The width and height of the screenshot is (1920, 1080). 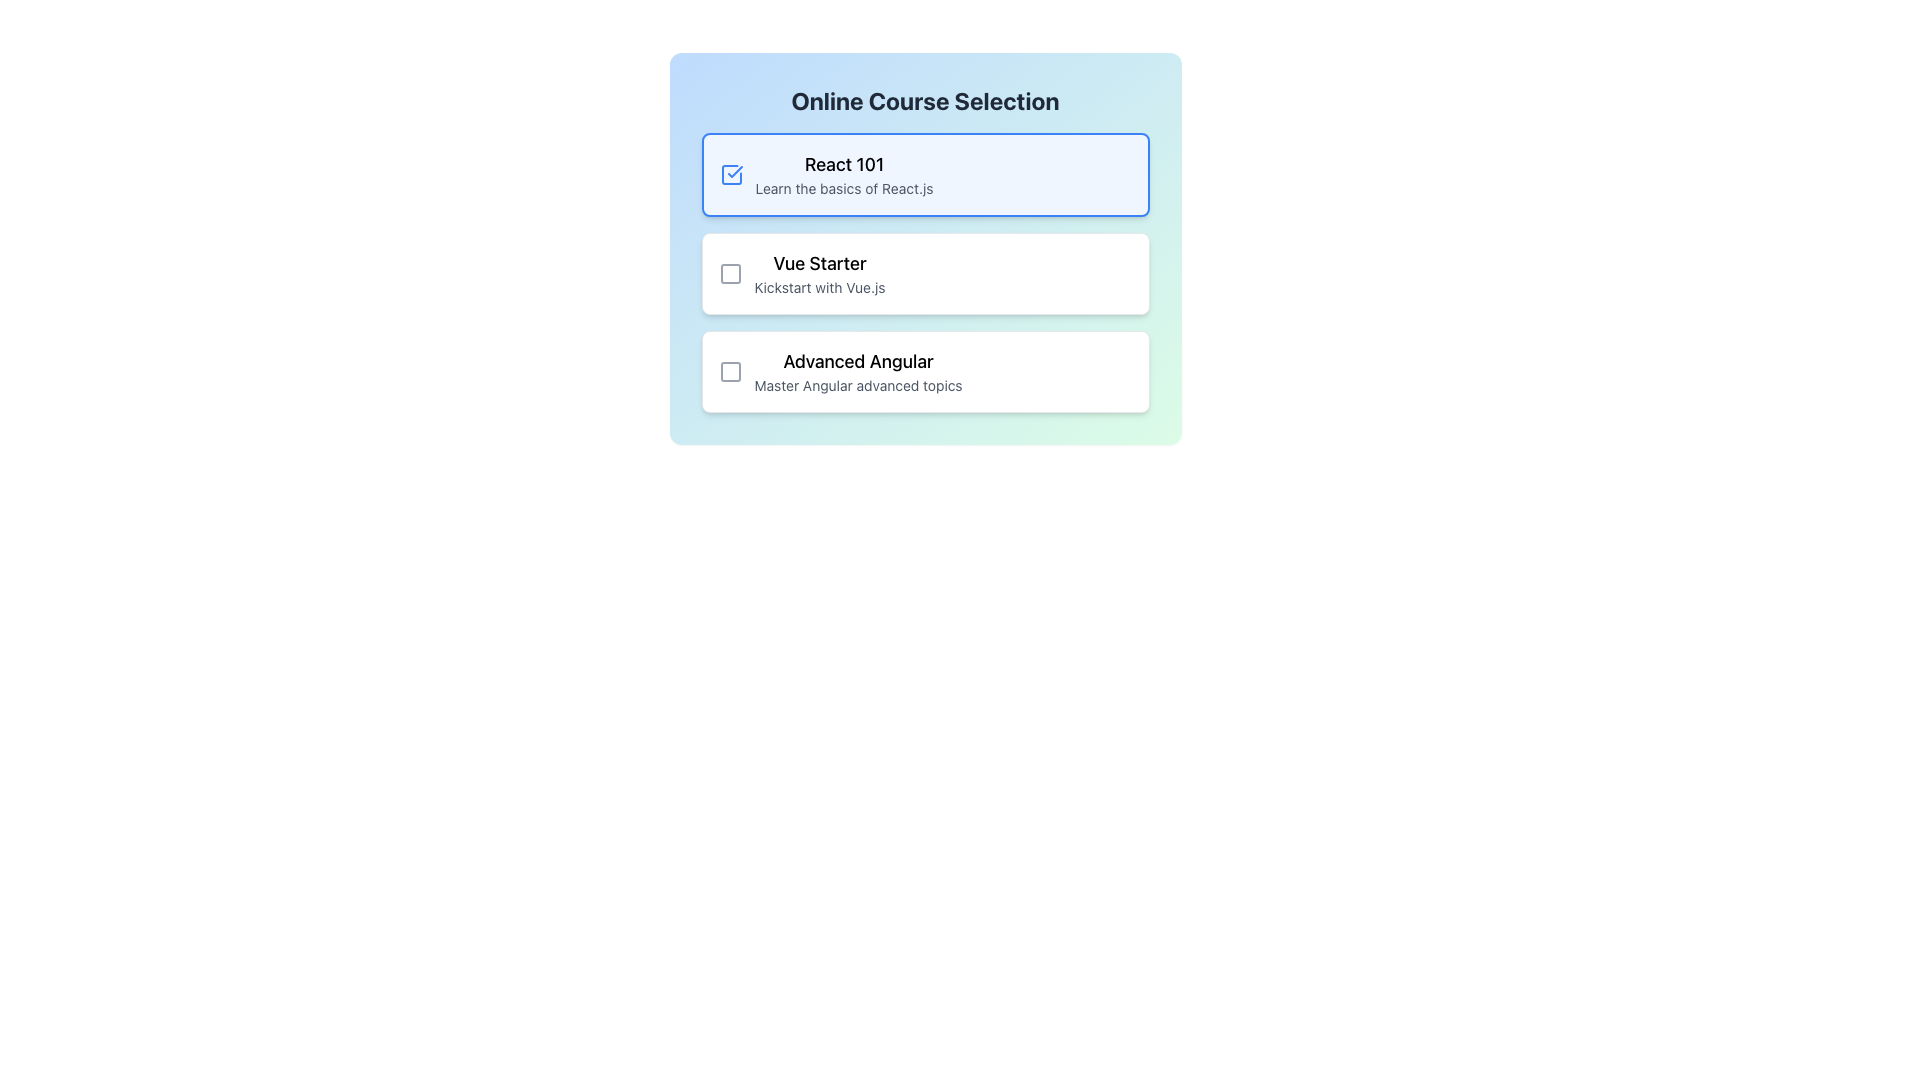 I want to click on the Text Label that serves as the title for the course 'React 101', which is positioned at the top center of the selection box in the 'Online Course Selection' interface, so click(x=844, y=164).